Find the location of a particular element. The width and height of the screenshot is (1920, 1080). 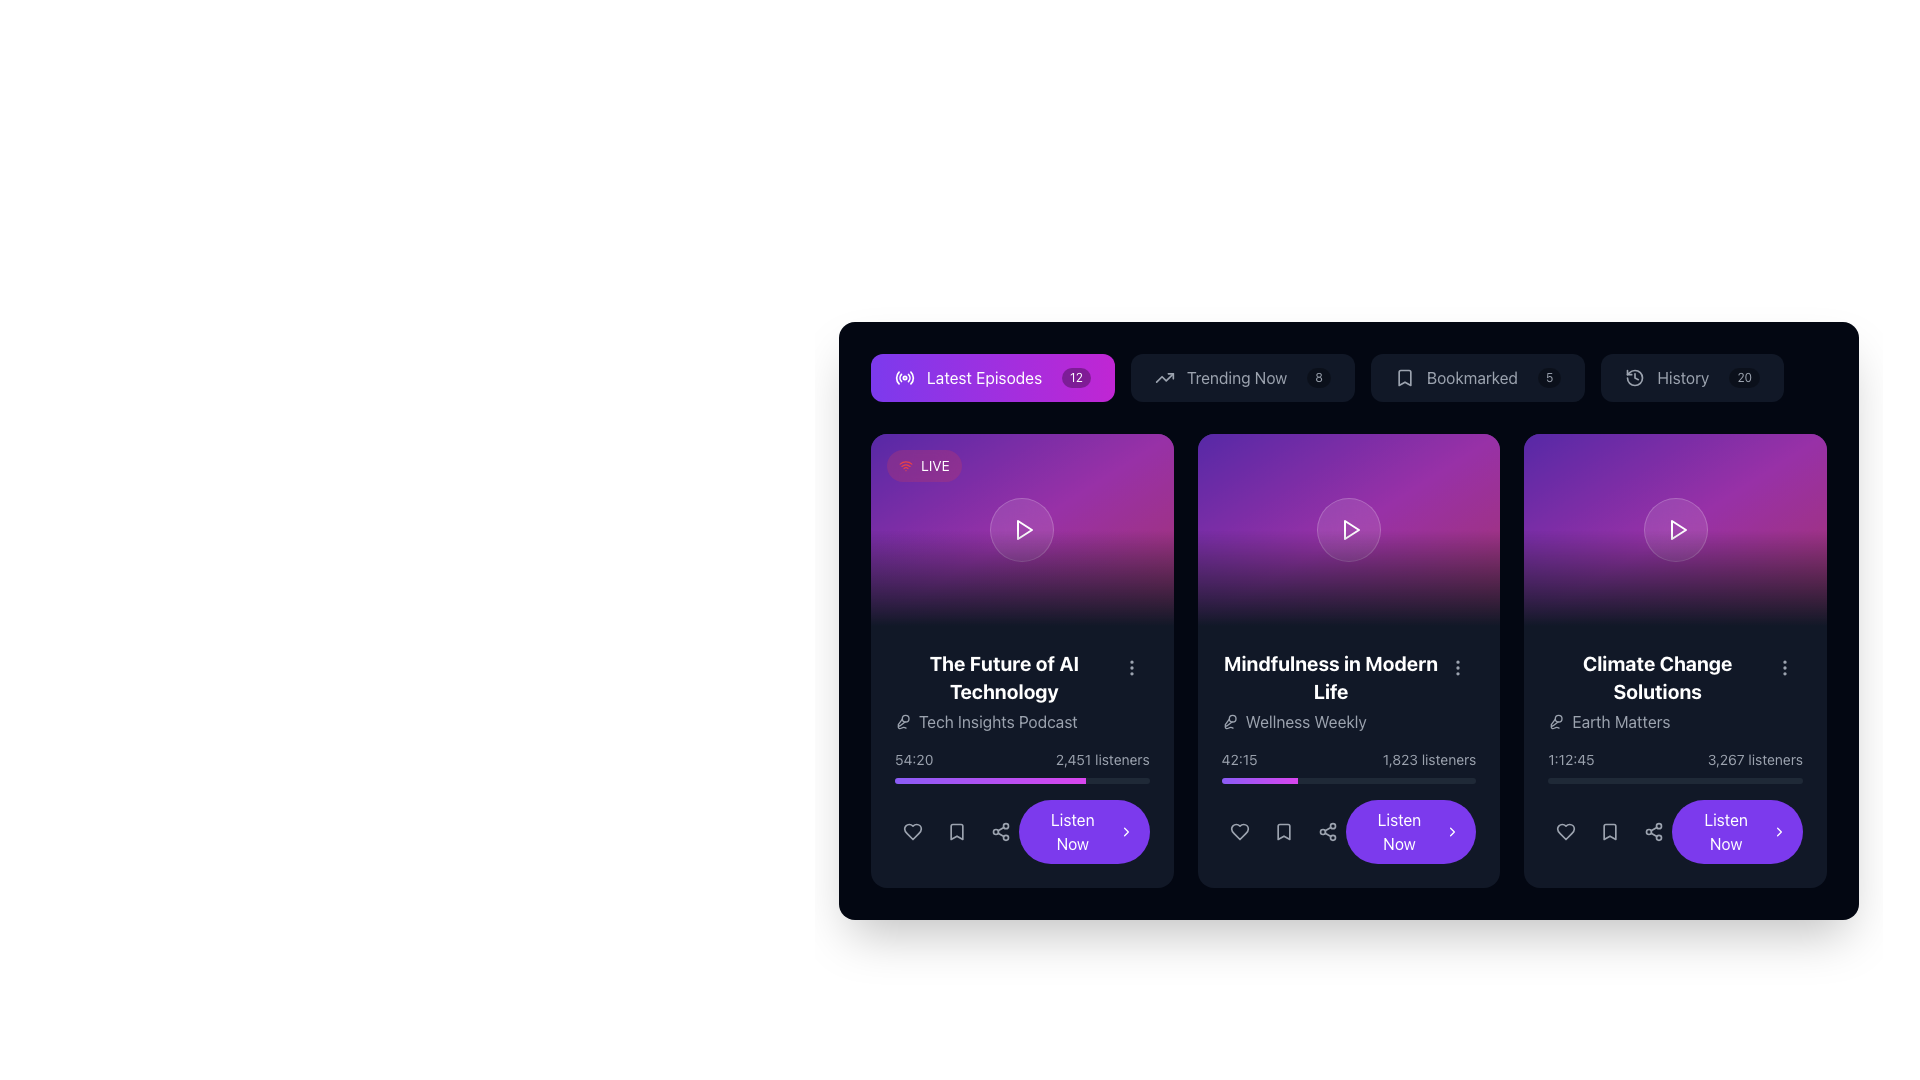

the text display section that shows the title and subtitle for 'Climate Change Solutions', located at the bottom of the third card in the horizontal list is located at coordinates (1675, 690).